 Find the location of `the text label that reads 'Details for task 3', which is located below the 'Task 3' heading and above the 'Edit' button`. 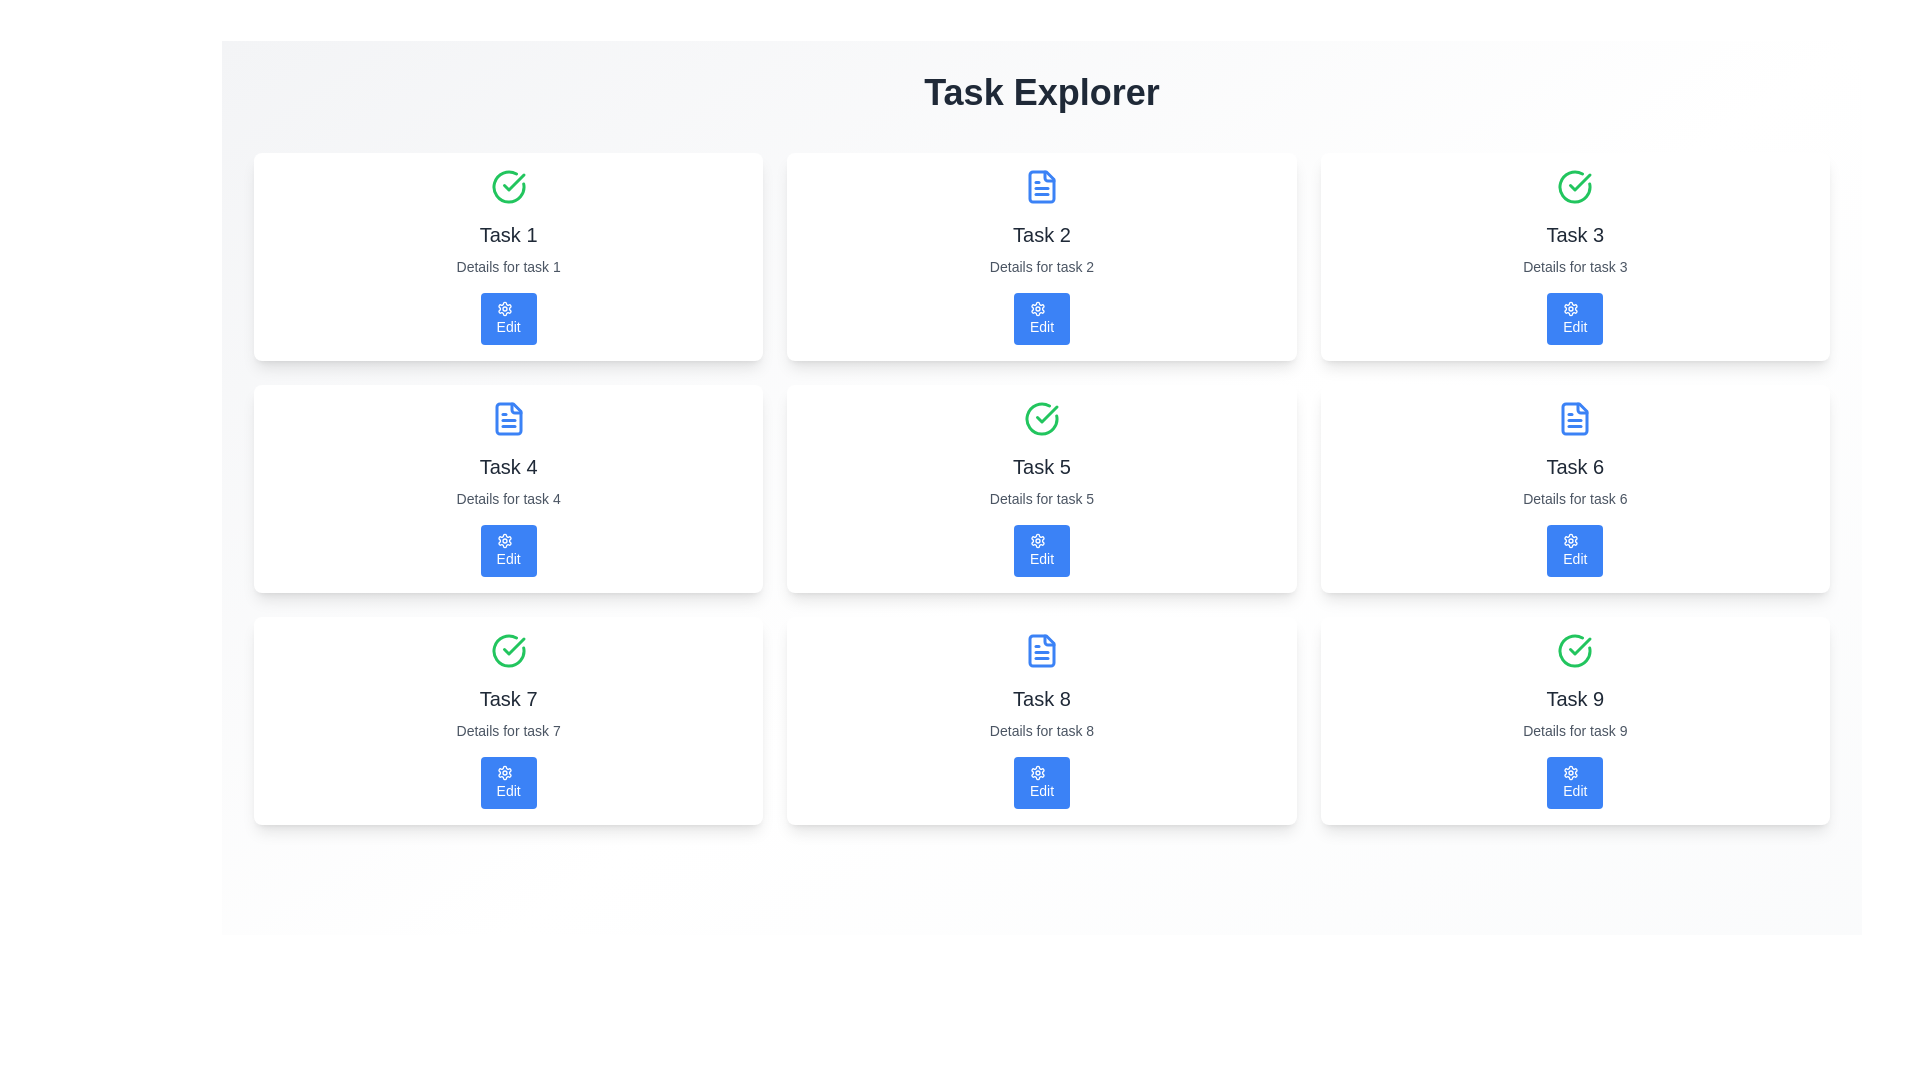

the text label that reads 'Details for task 3', which is located below the 'Task 3' heading and above the 'Edit' button is located at coordinates (1574, 265).